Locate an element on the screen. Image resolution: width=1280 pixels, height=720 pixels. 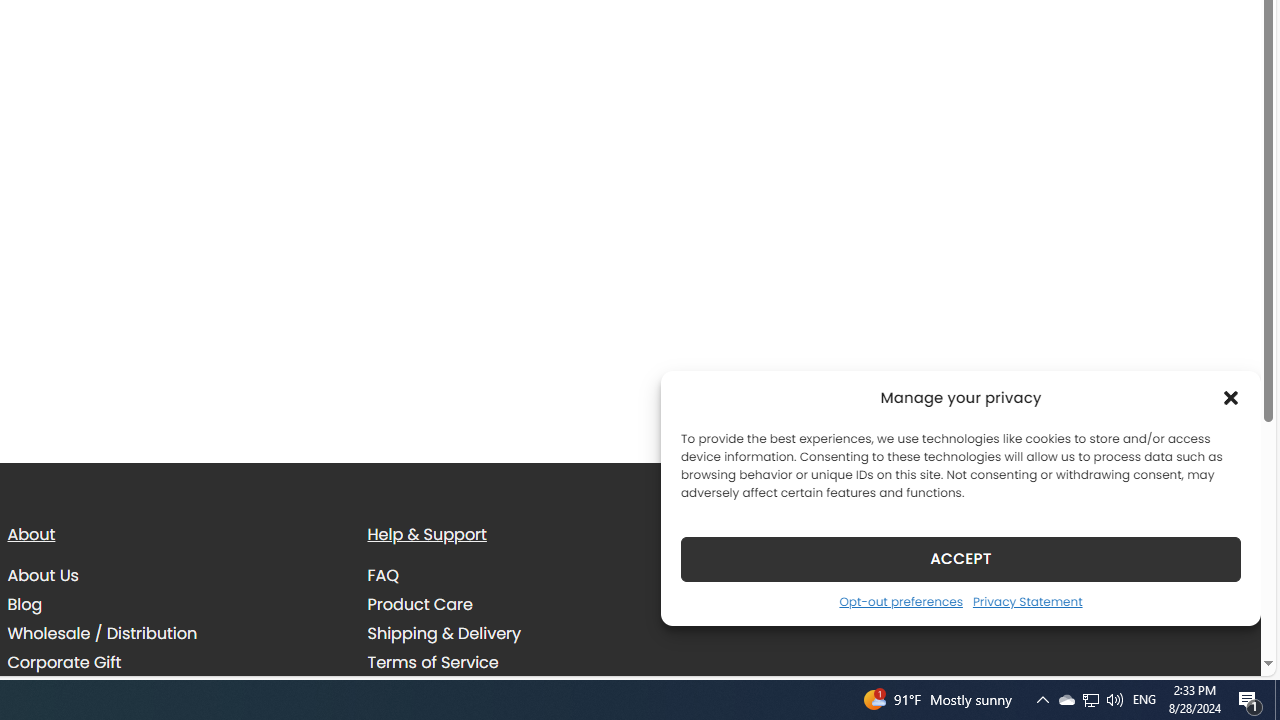
'Blog' is located at coordinates (24, 604).